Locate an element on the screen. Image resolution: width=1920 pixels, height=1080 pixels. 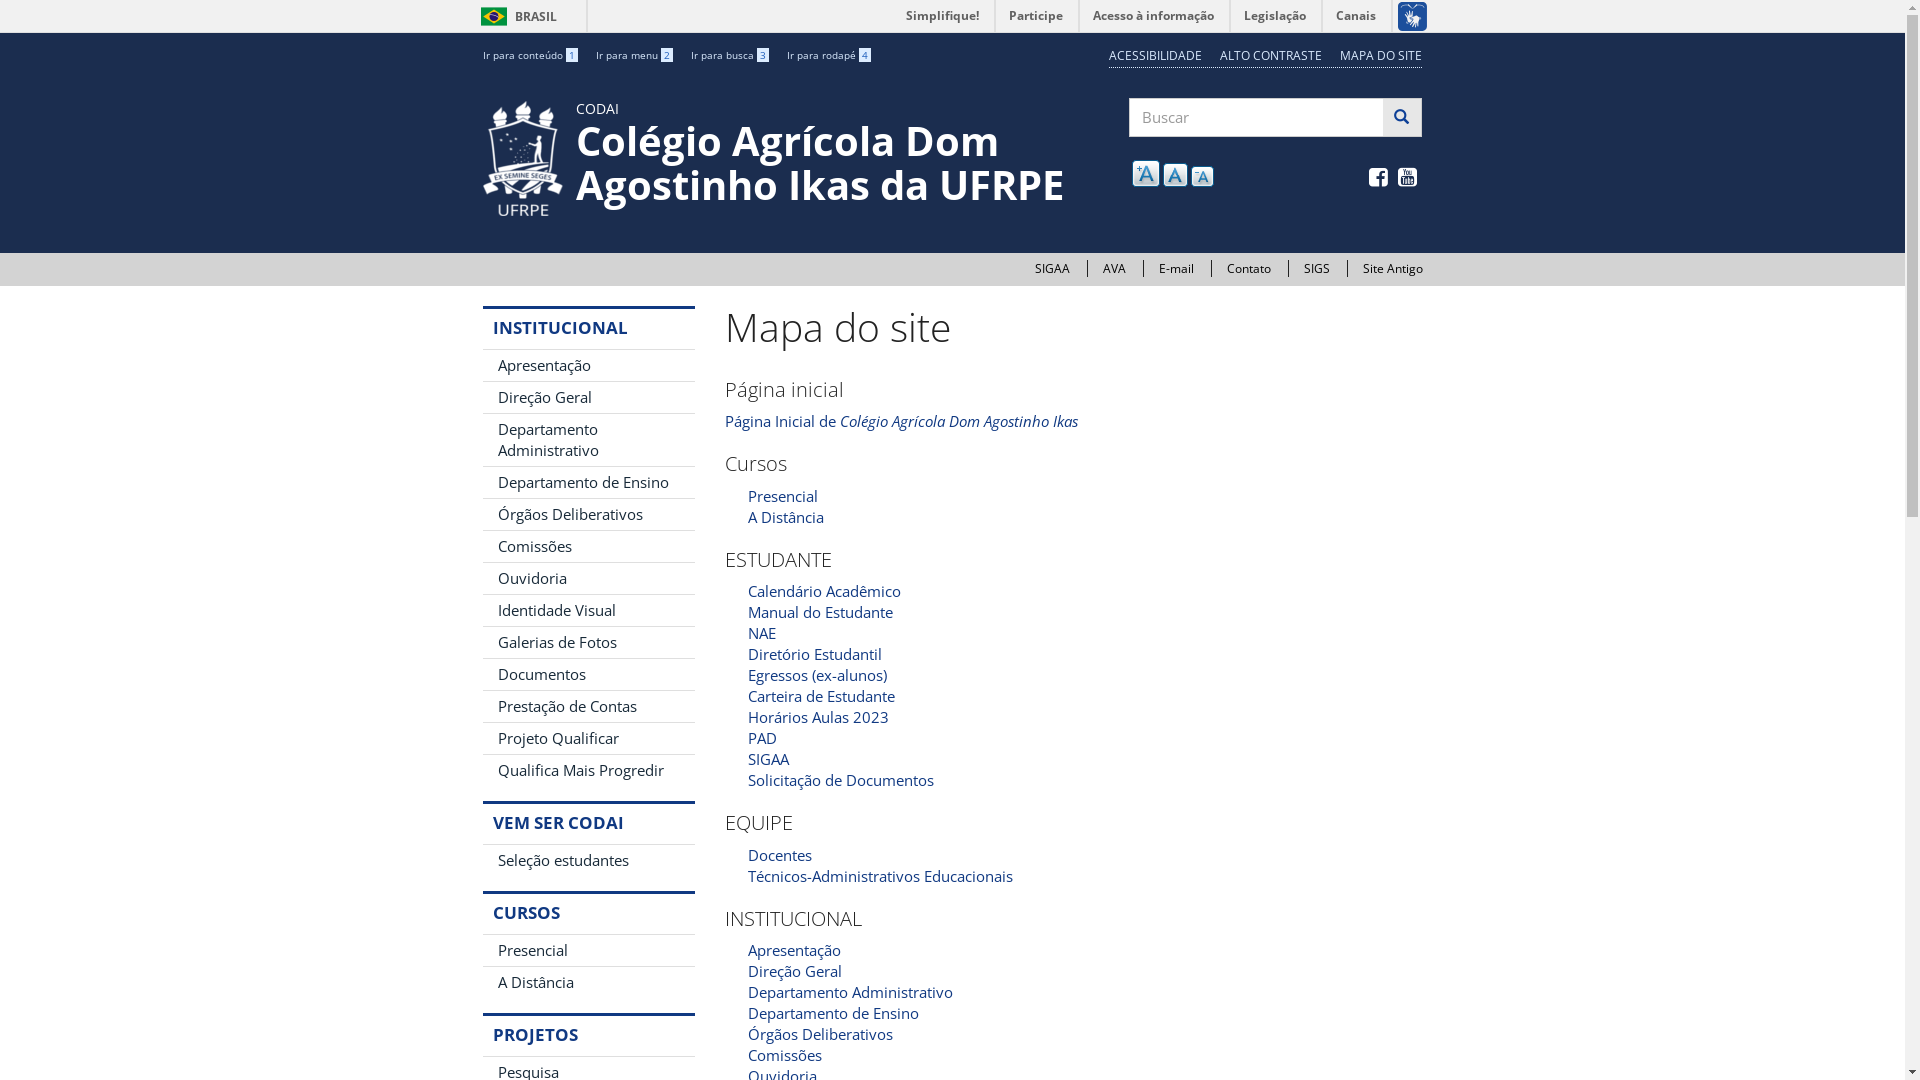
'ALTO CONTRASTE' is located at coordinates (1270, 54).